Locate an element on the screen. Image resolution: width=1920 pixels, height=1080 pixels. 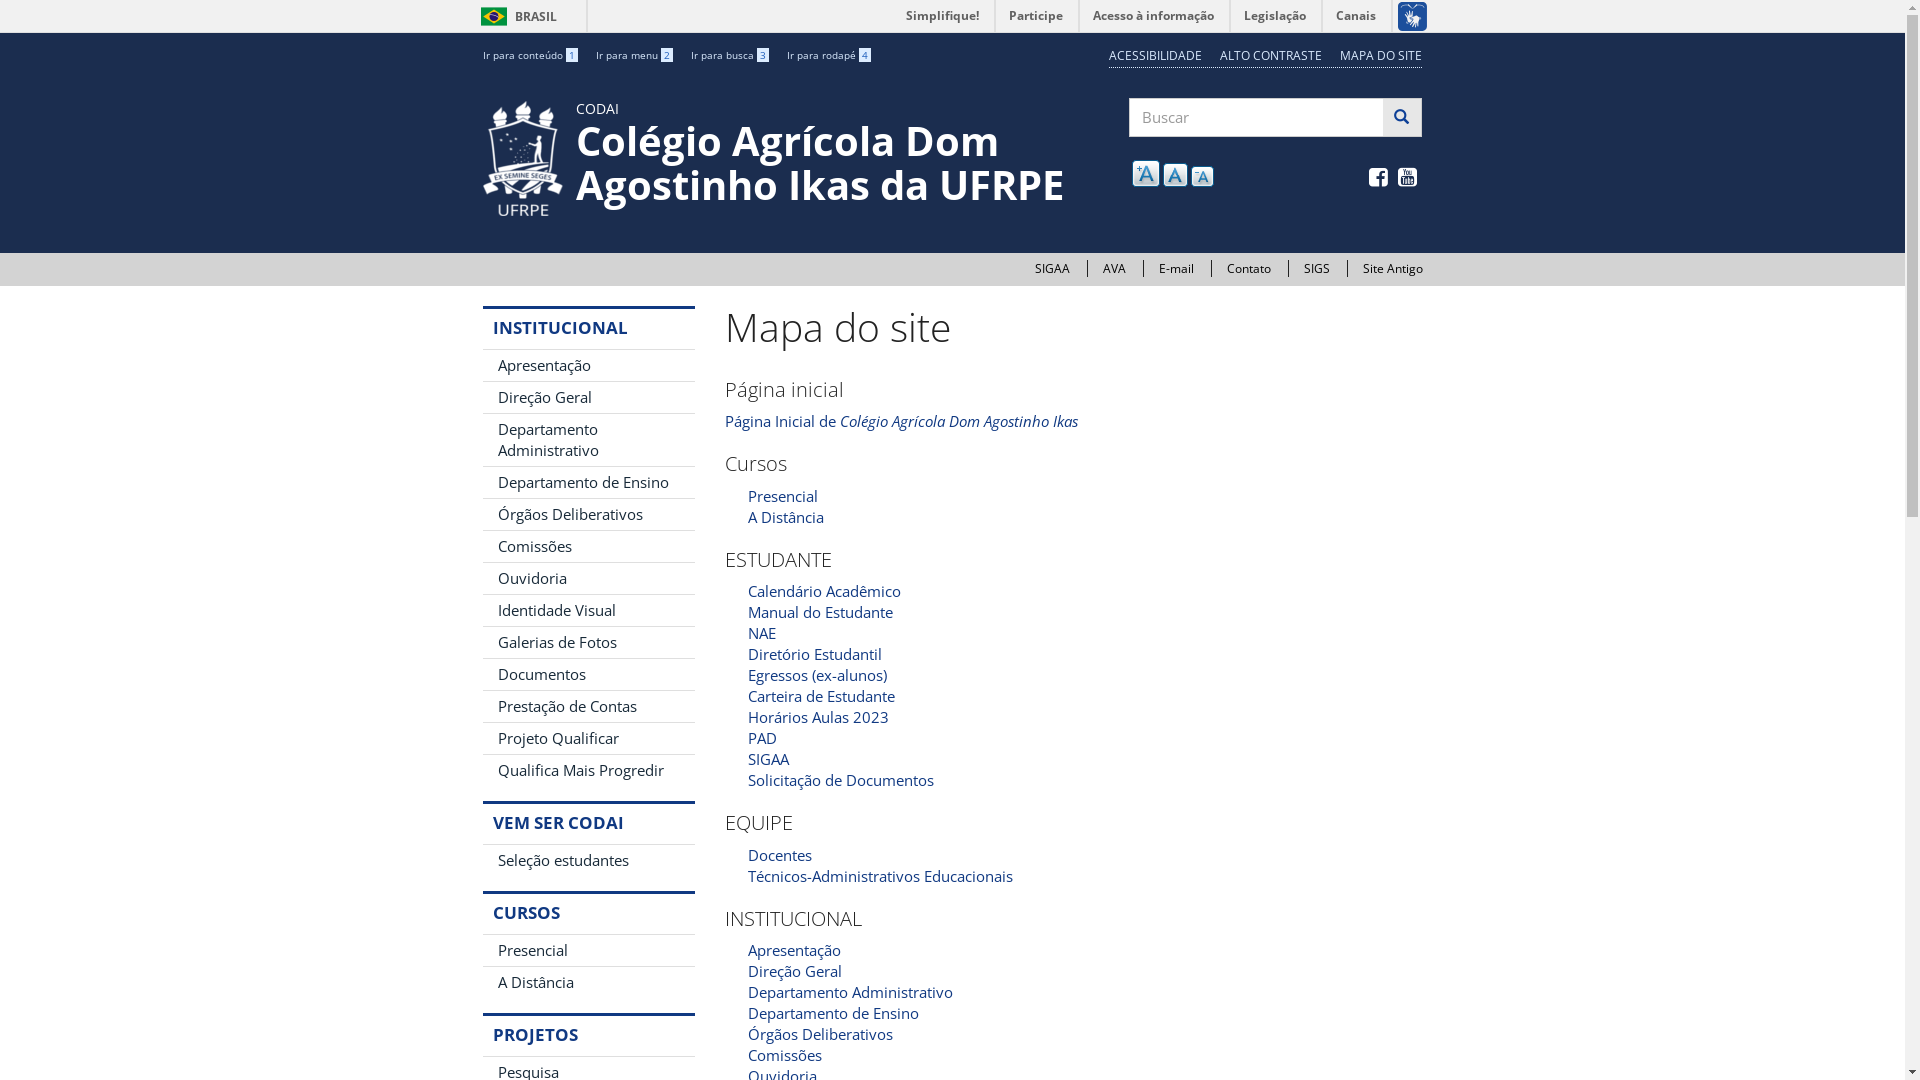
'ALTO CONTRASTE' is located at coordinates (1270, 54).